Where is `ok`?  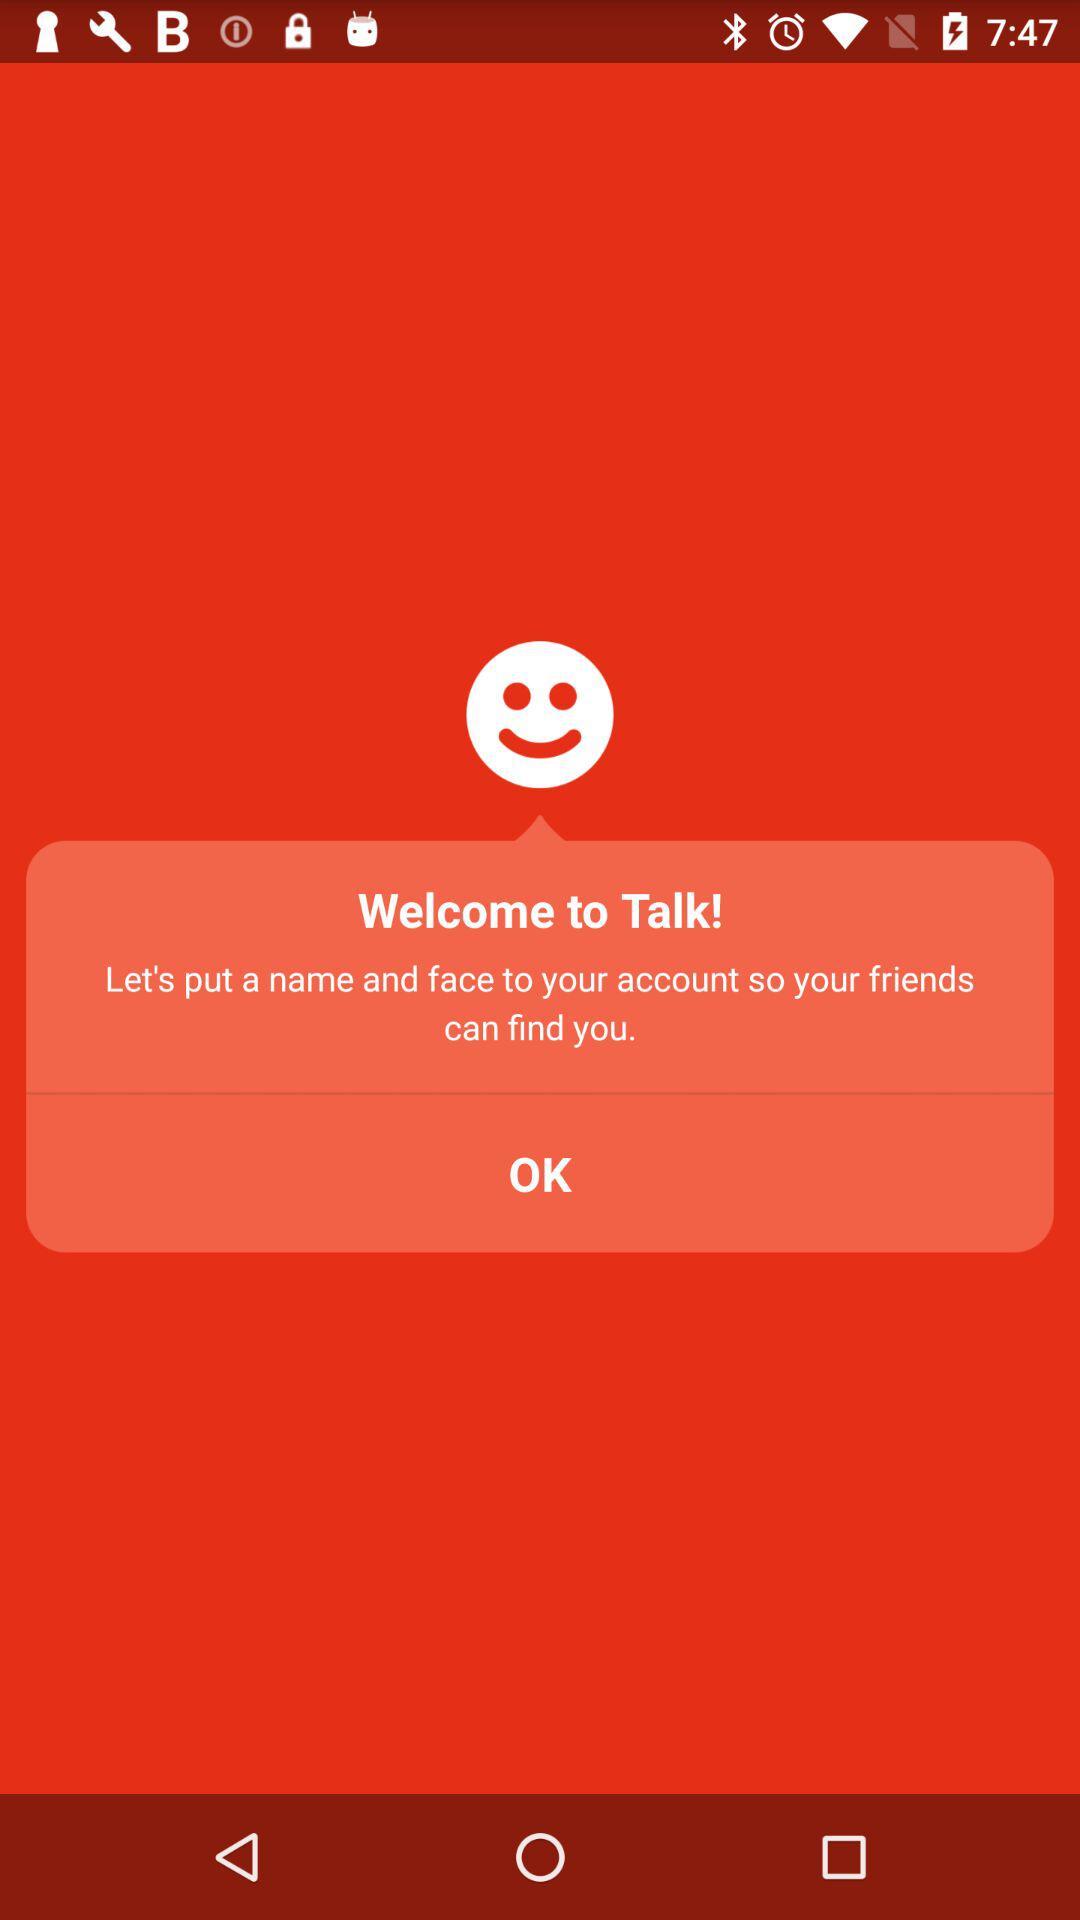 ok is located at coordinates (540, 1173).